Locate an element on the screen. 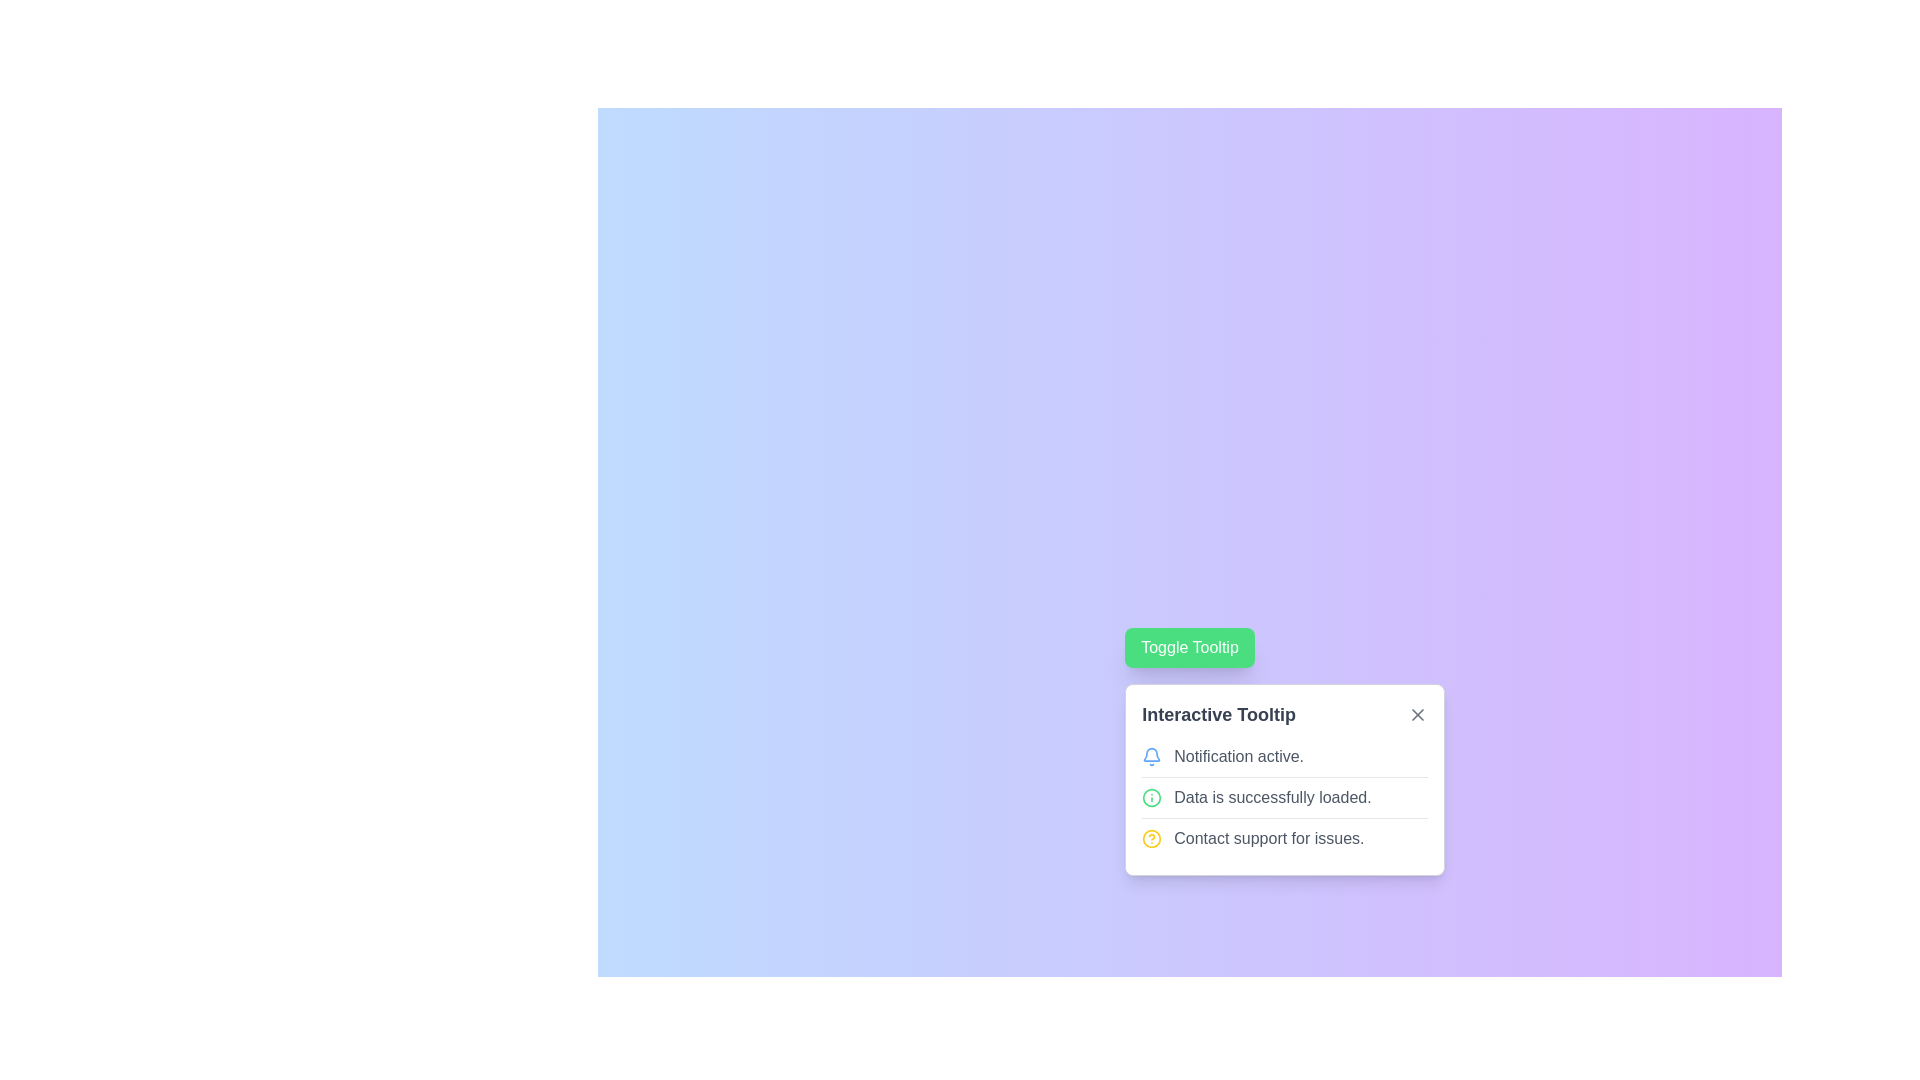 The image size is (1920, 1080). the close button icon resembling a cross in the top-right corner of the 'Interactive Tooltip' is located at coordinates (1417, 713).